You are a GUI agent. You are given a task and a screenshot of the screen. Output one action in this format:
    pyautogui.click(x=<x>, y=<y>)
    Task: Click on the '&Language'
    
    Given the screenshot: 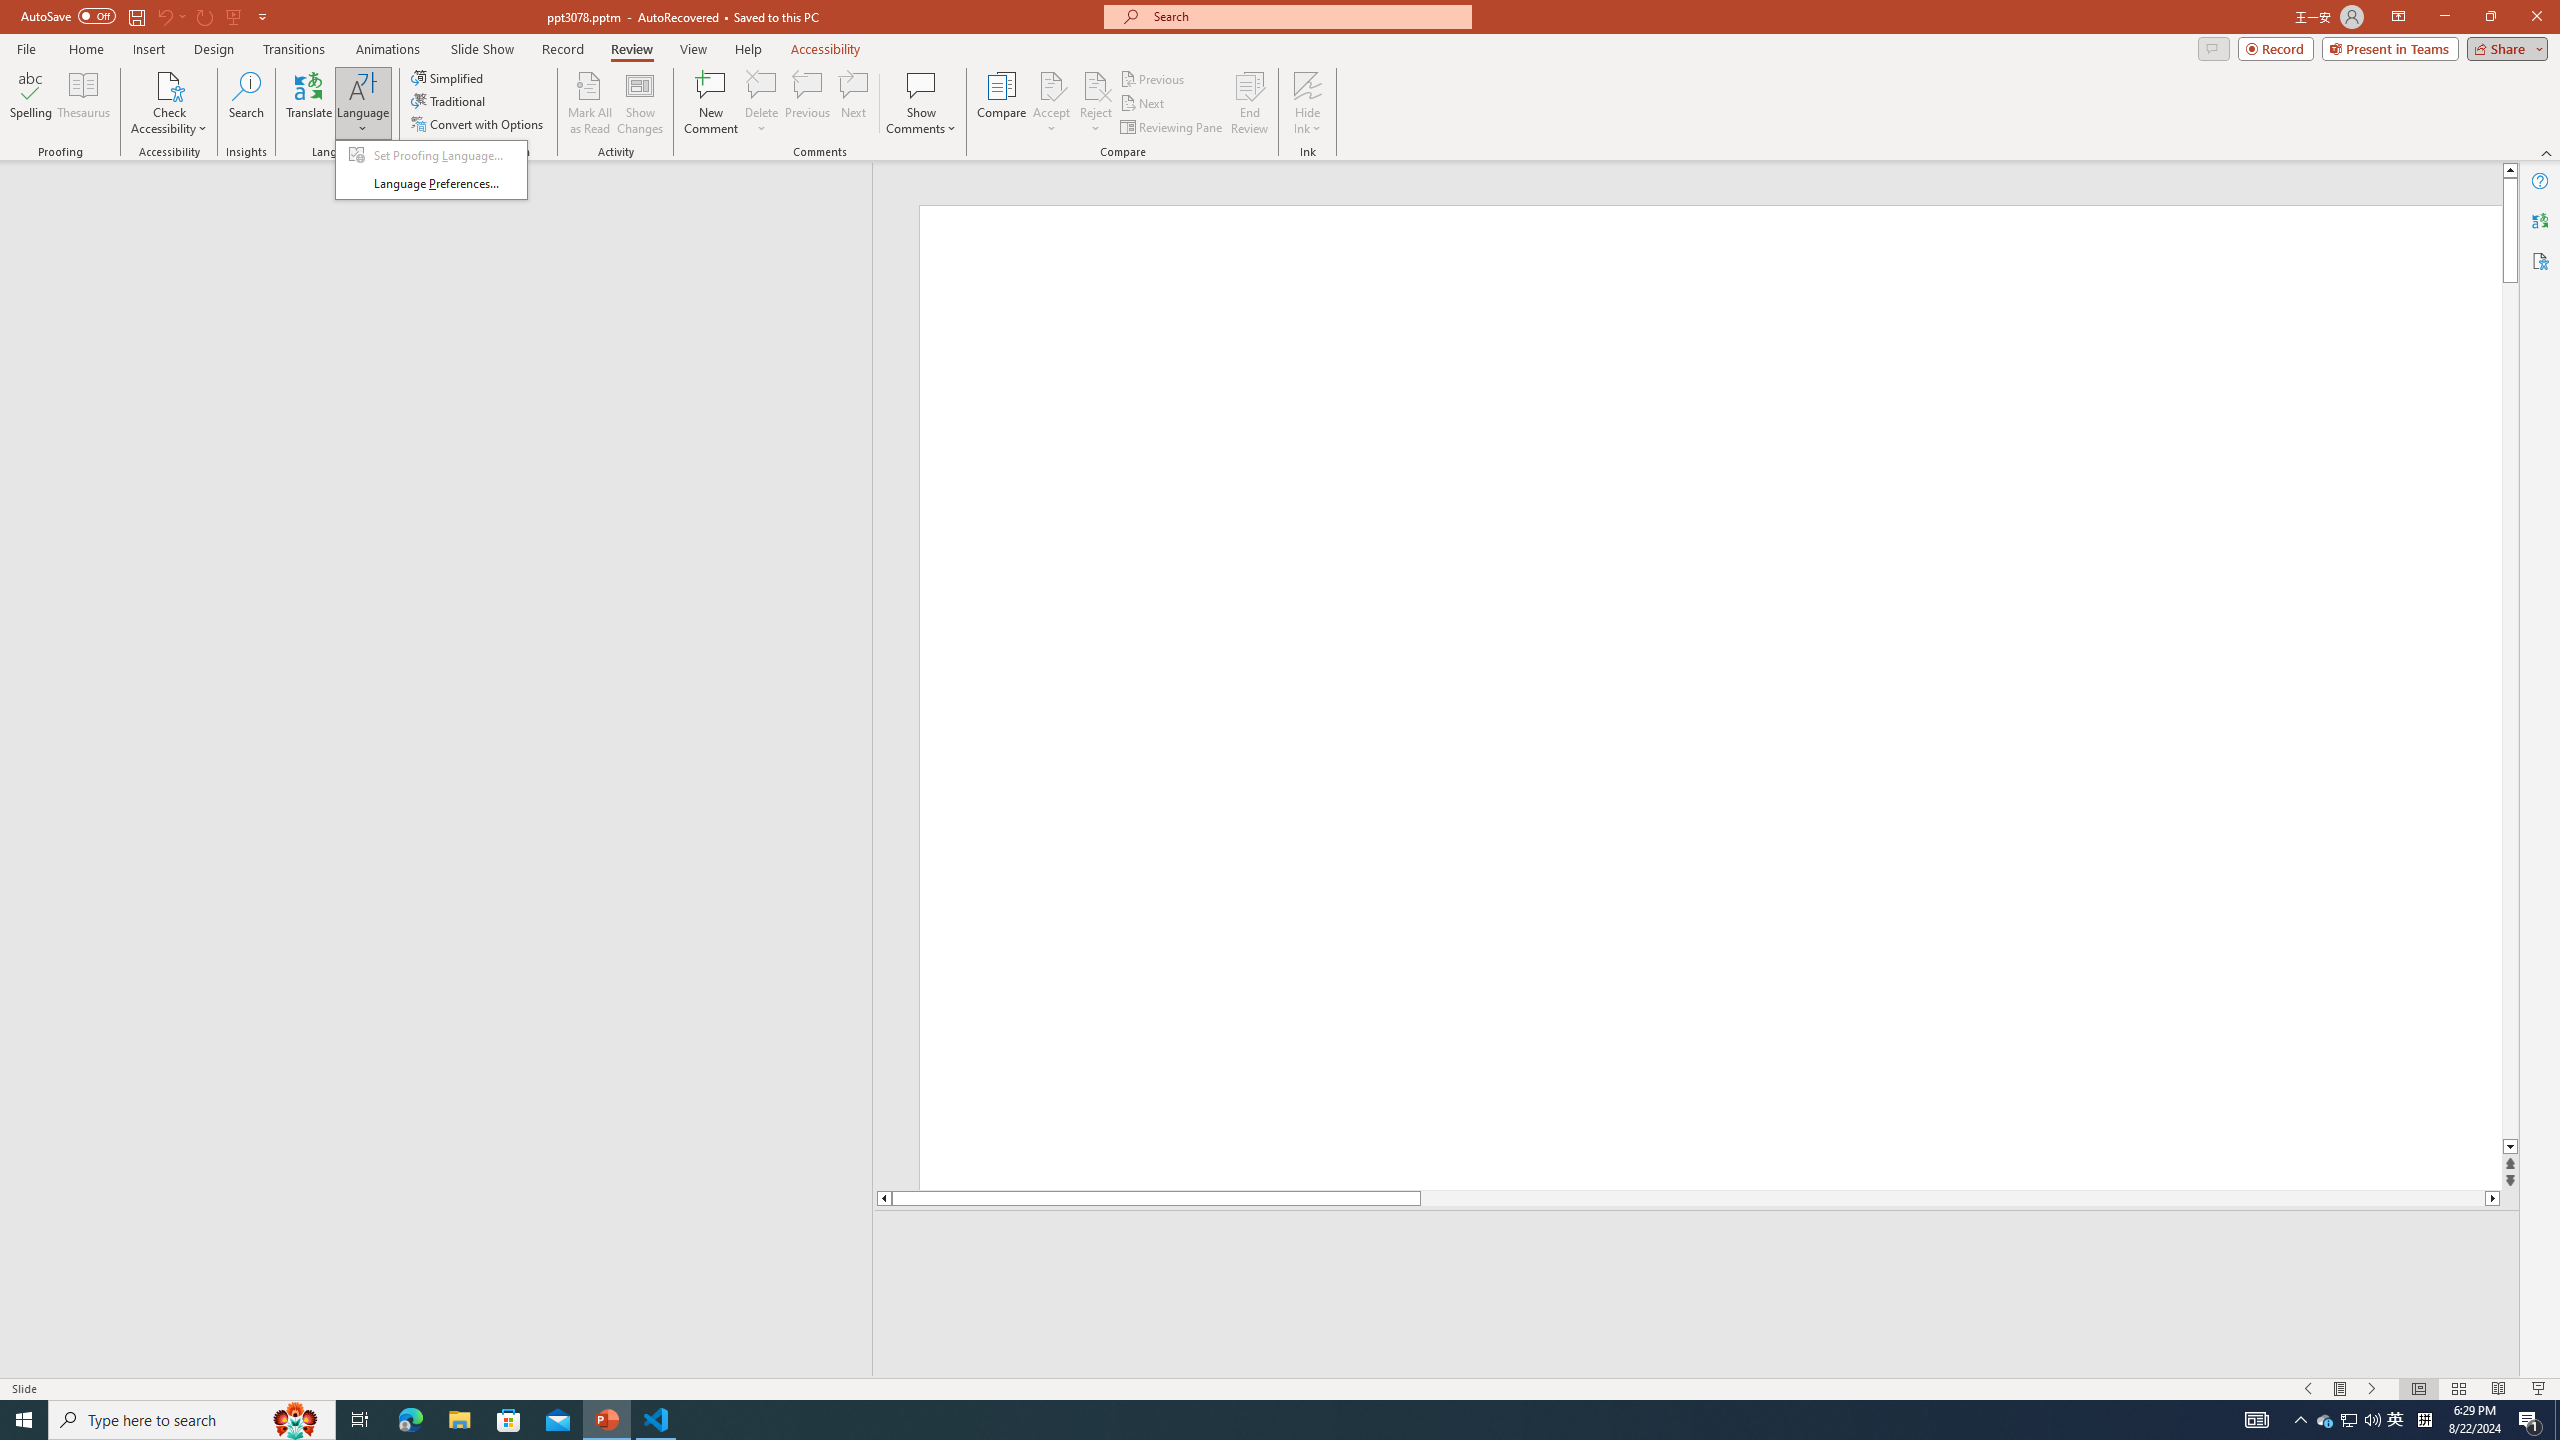 What is the action you would take?
    pyautogui.click(x=431, y=168)
    